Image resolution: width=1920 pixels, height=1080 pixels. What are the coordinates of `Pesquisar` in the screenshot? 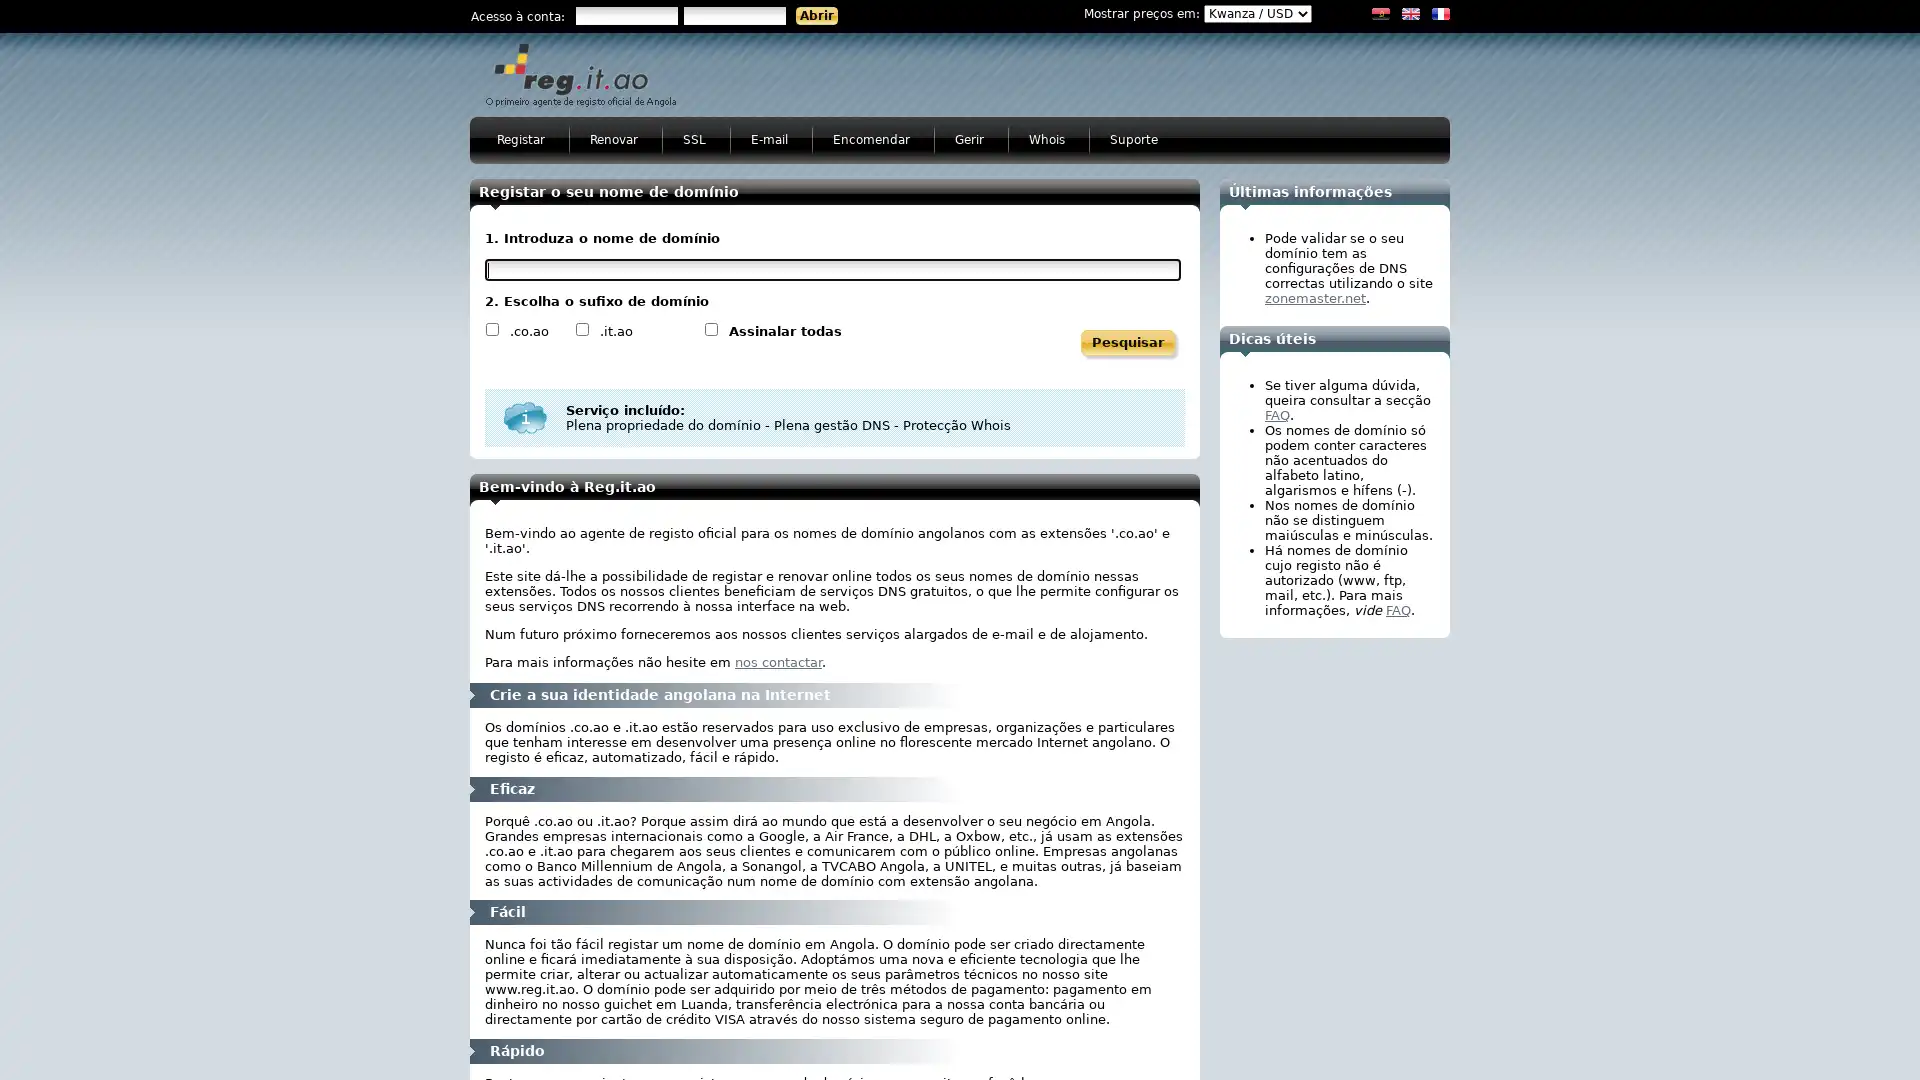 It's located at (1128, 342).